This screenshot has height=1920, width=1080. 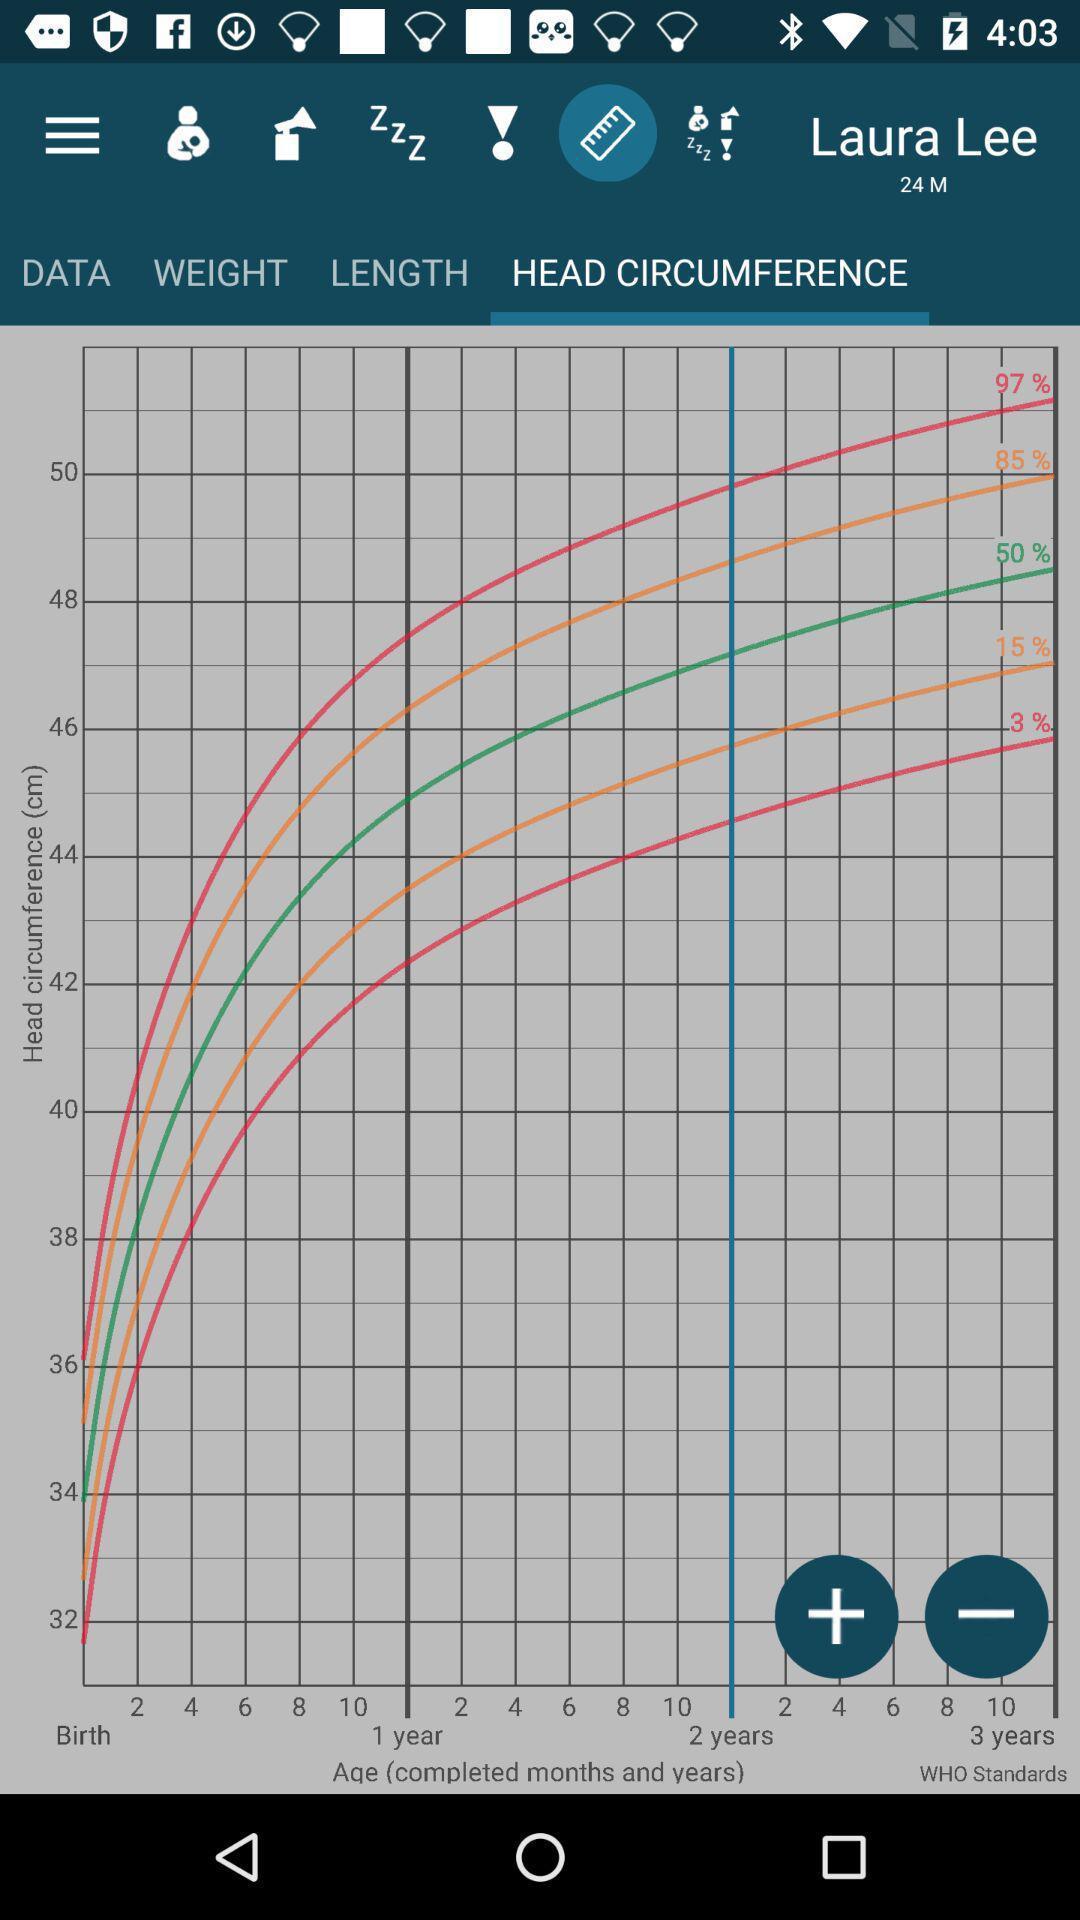 I want to click on the text next to length, so click(x=708, y=278).